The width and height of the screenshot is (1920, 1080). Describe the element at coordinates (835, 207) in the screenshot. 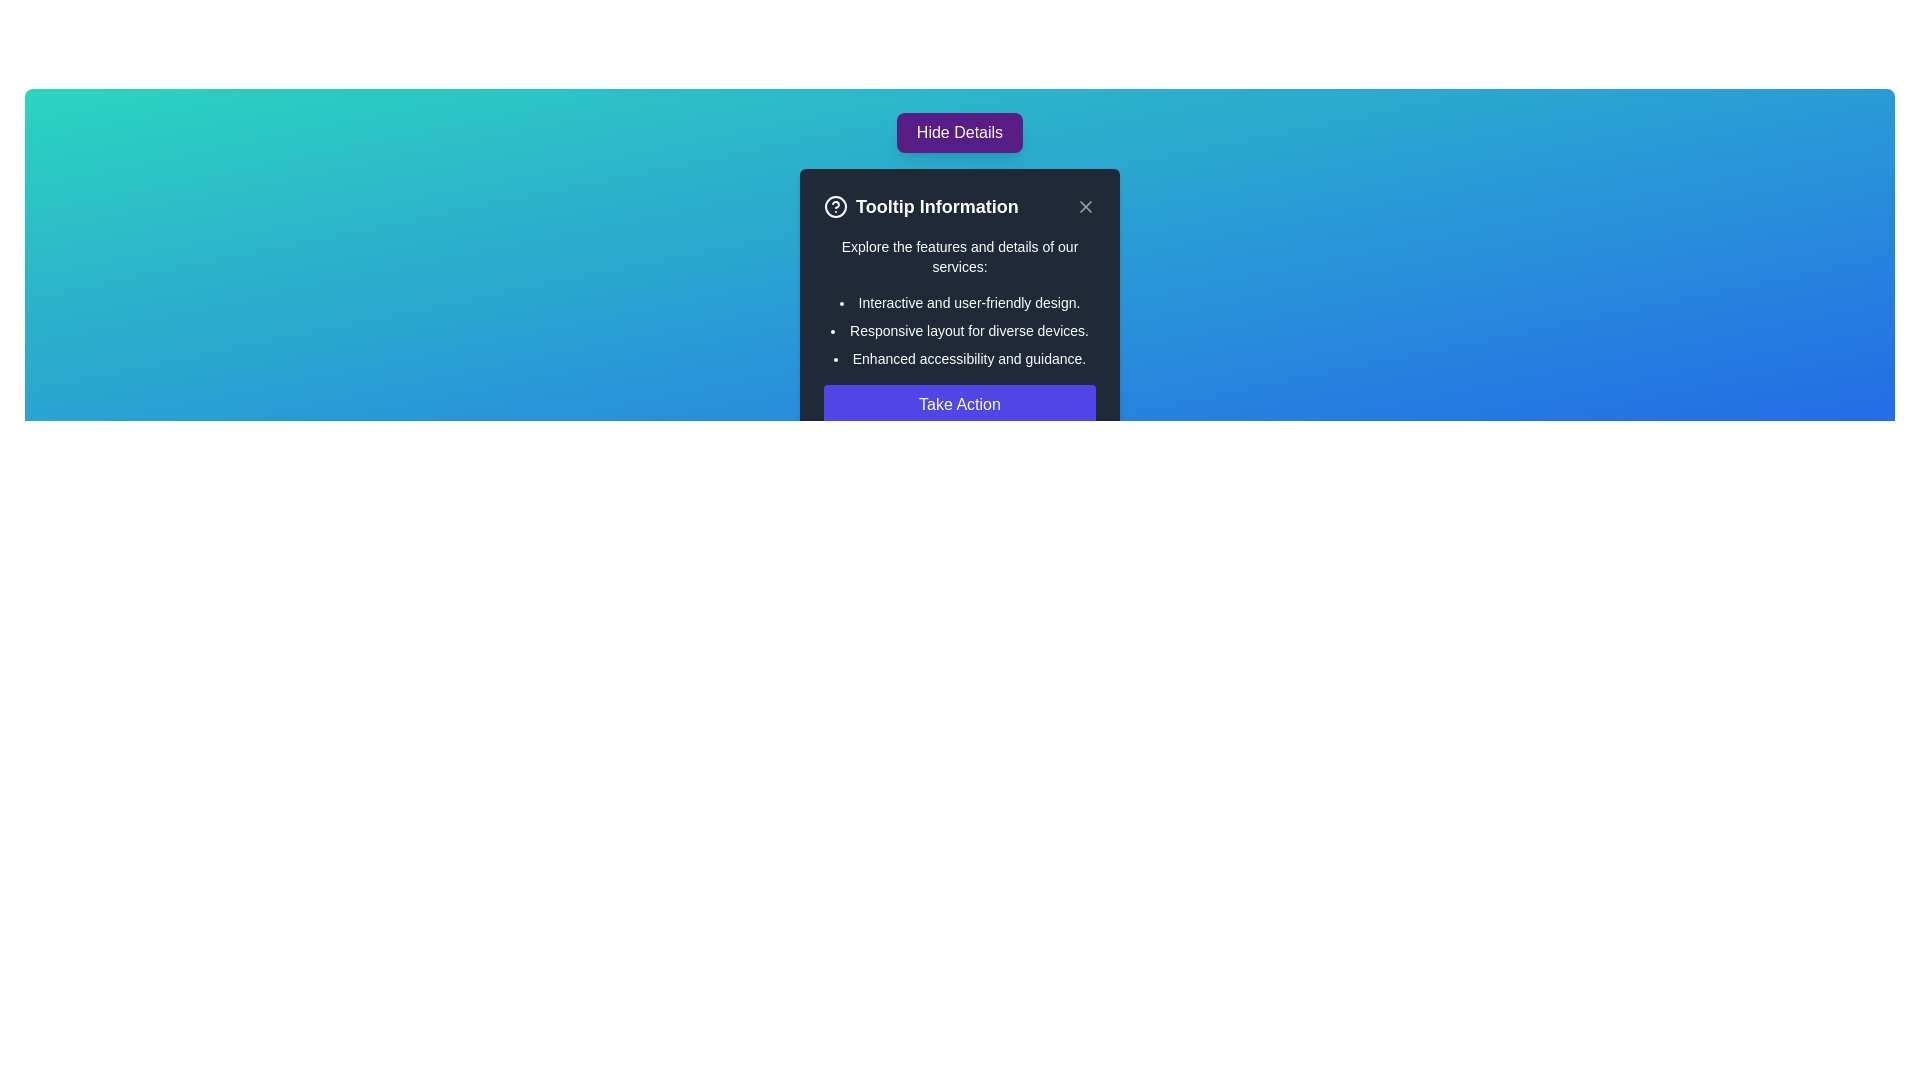

I see `the help icon located to the left of the 'Tooltip Information' text` at that location.